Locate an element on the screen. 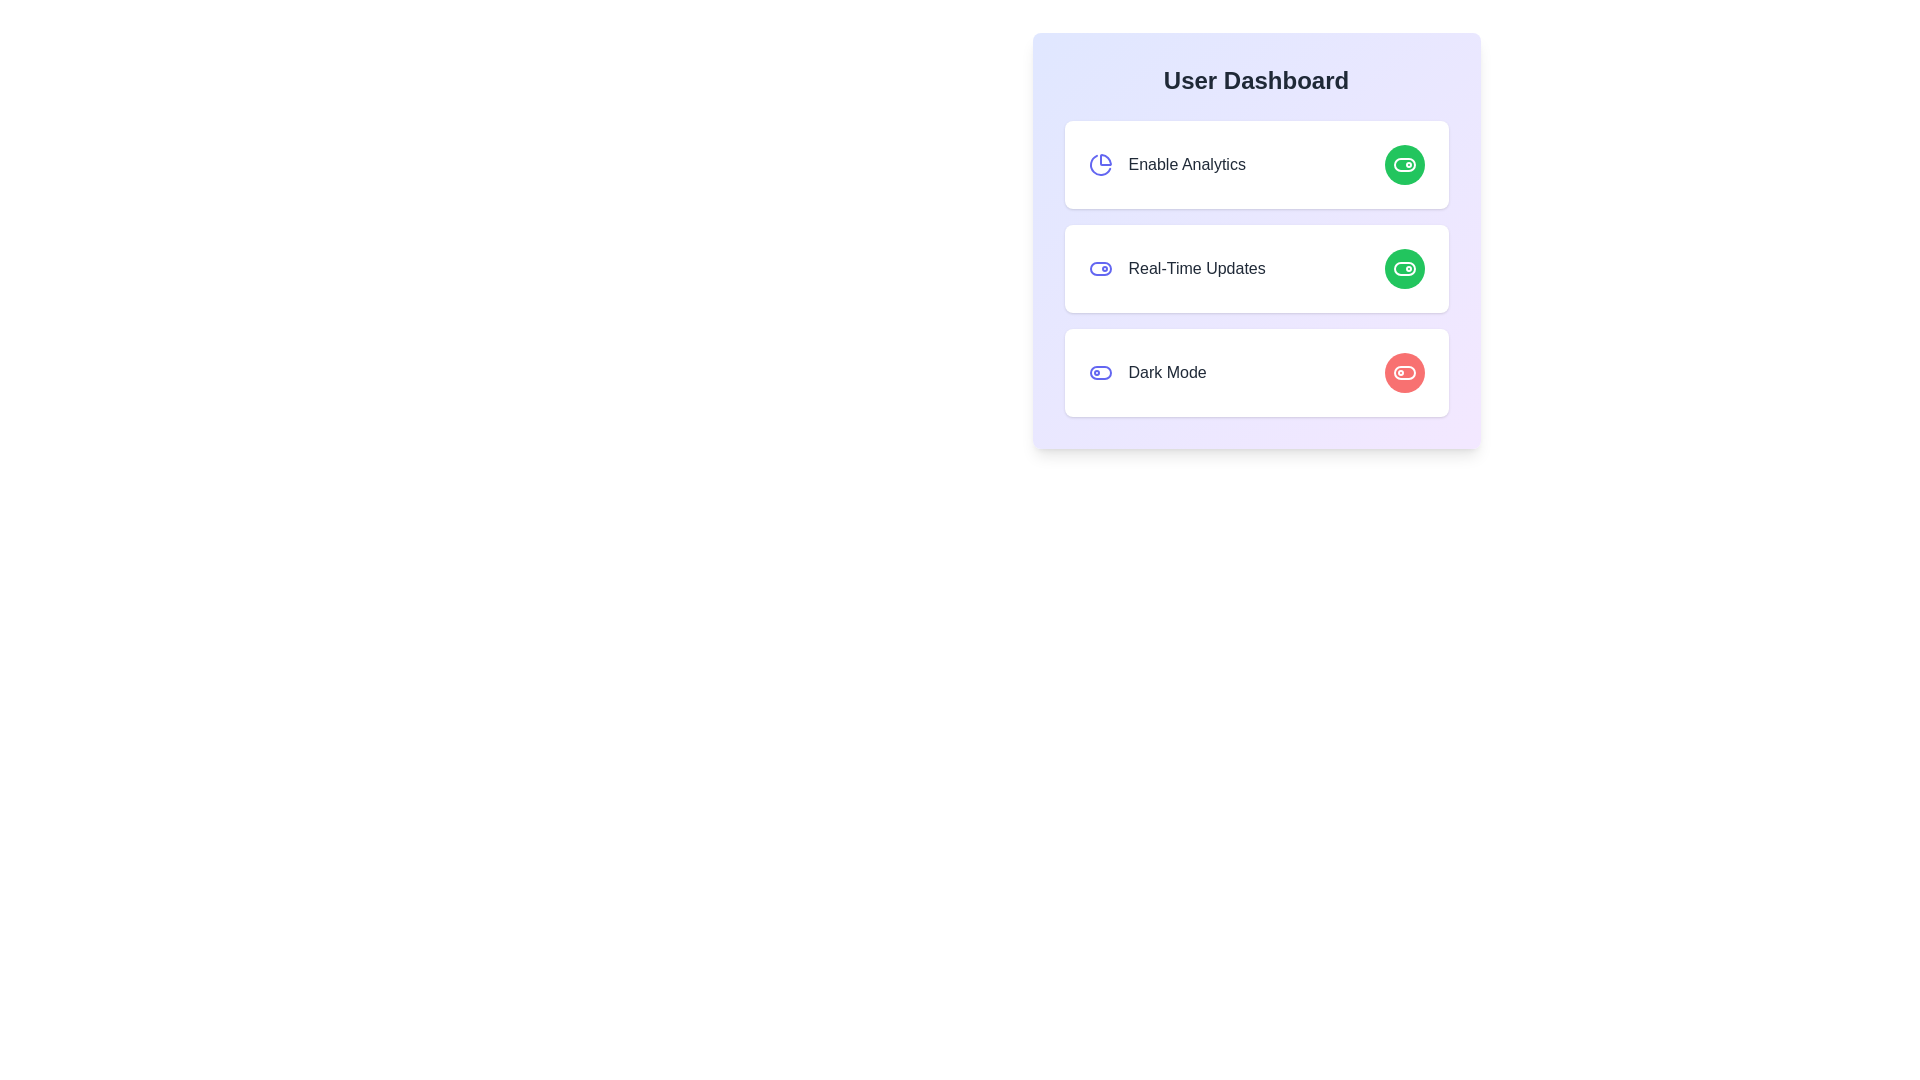  the background area of the toggle switch located to the right of the 'Real-Time Updates' label in the user dashboard layout is located at coordinates (1403, 164).